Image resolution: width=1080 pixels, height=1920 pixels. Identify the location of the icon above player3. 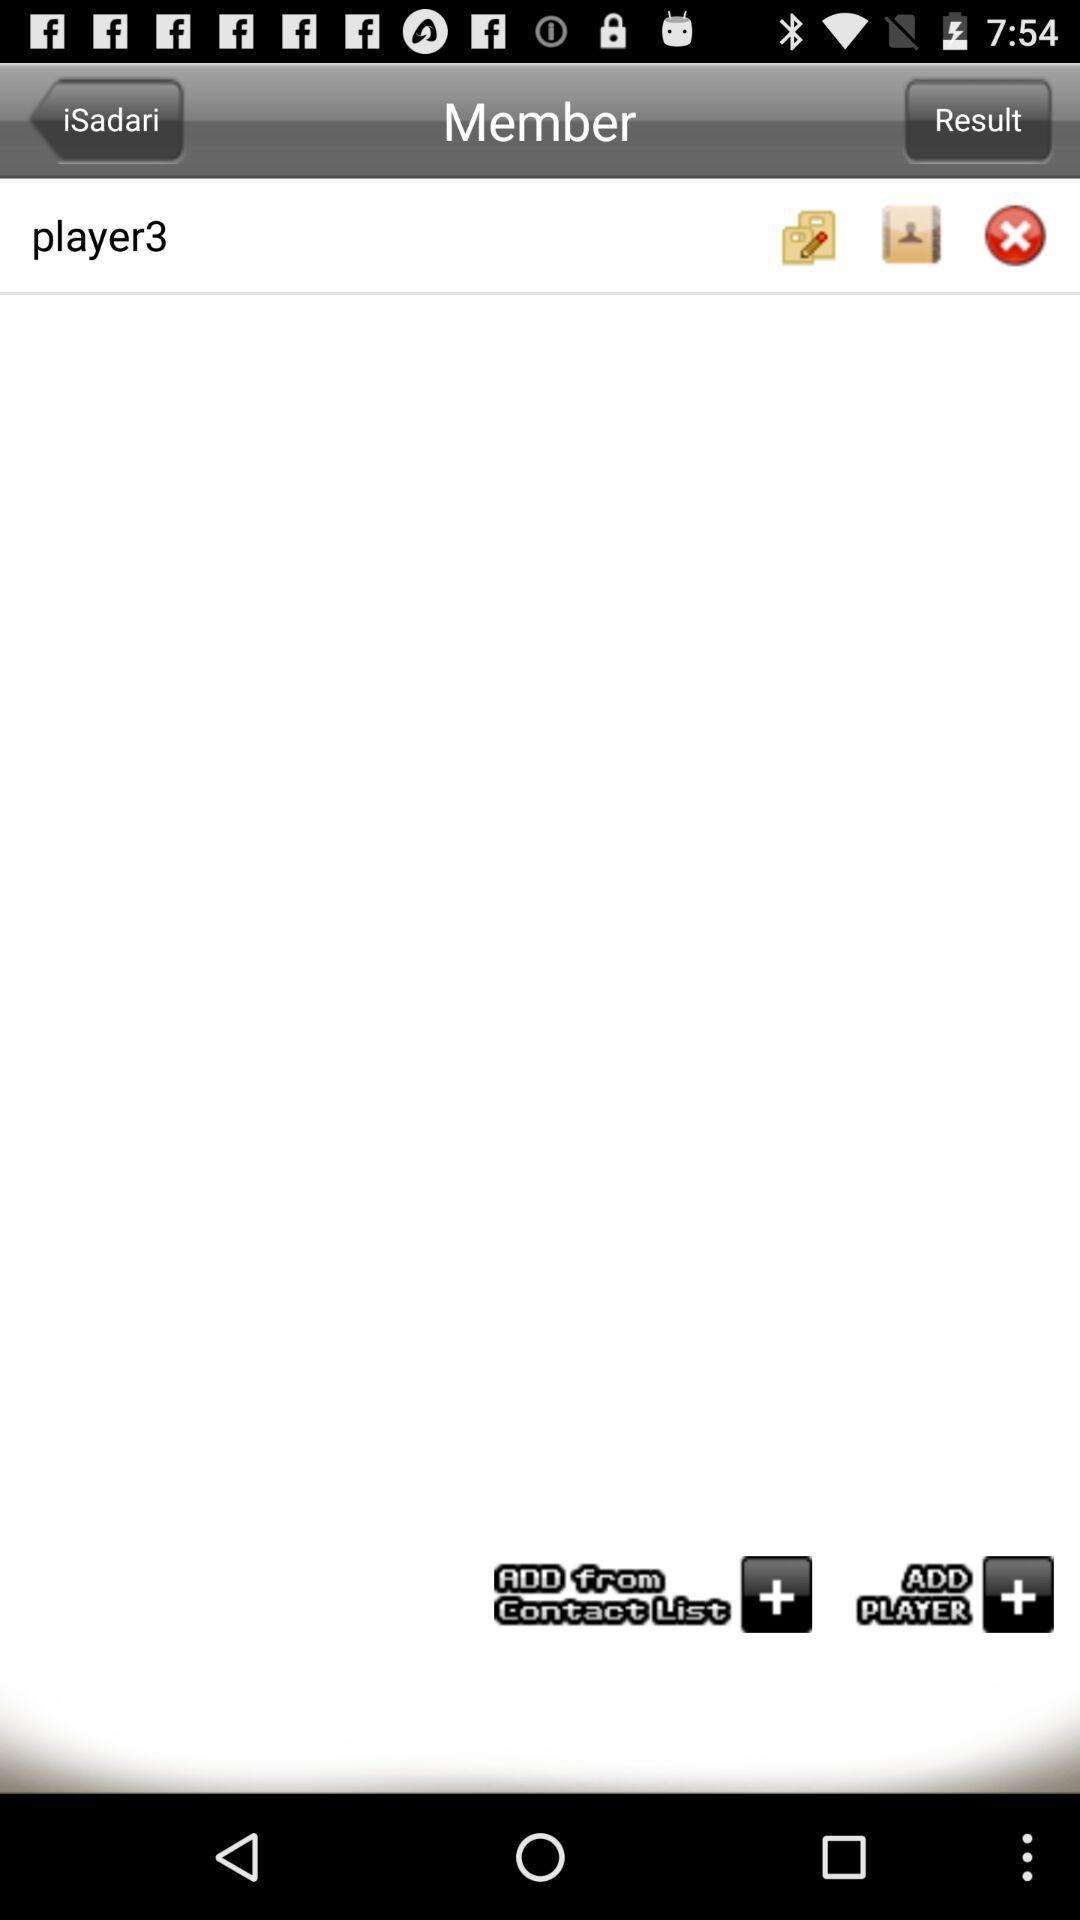
(106, 119).